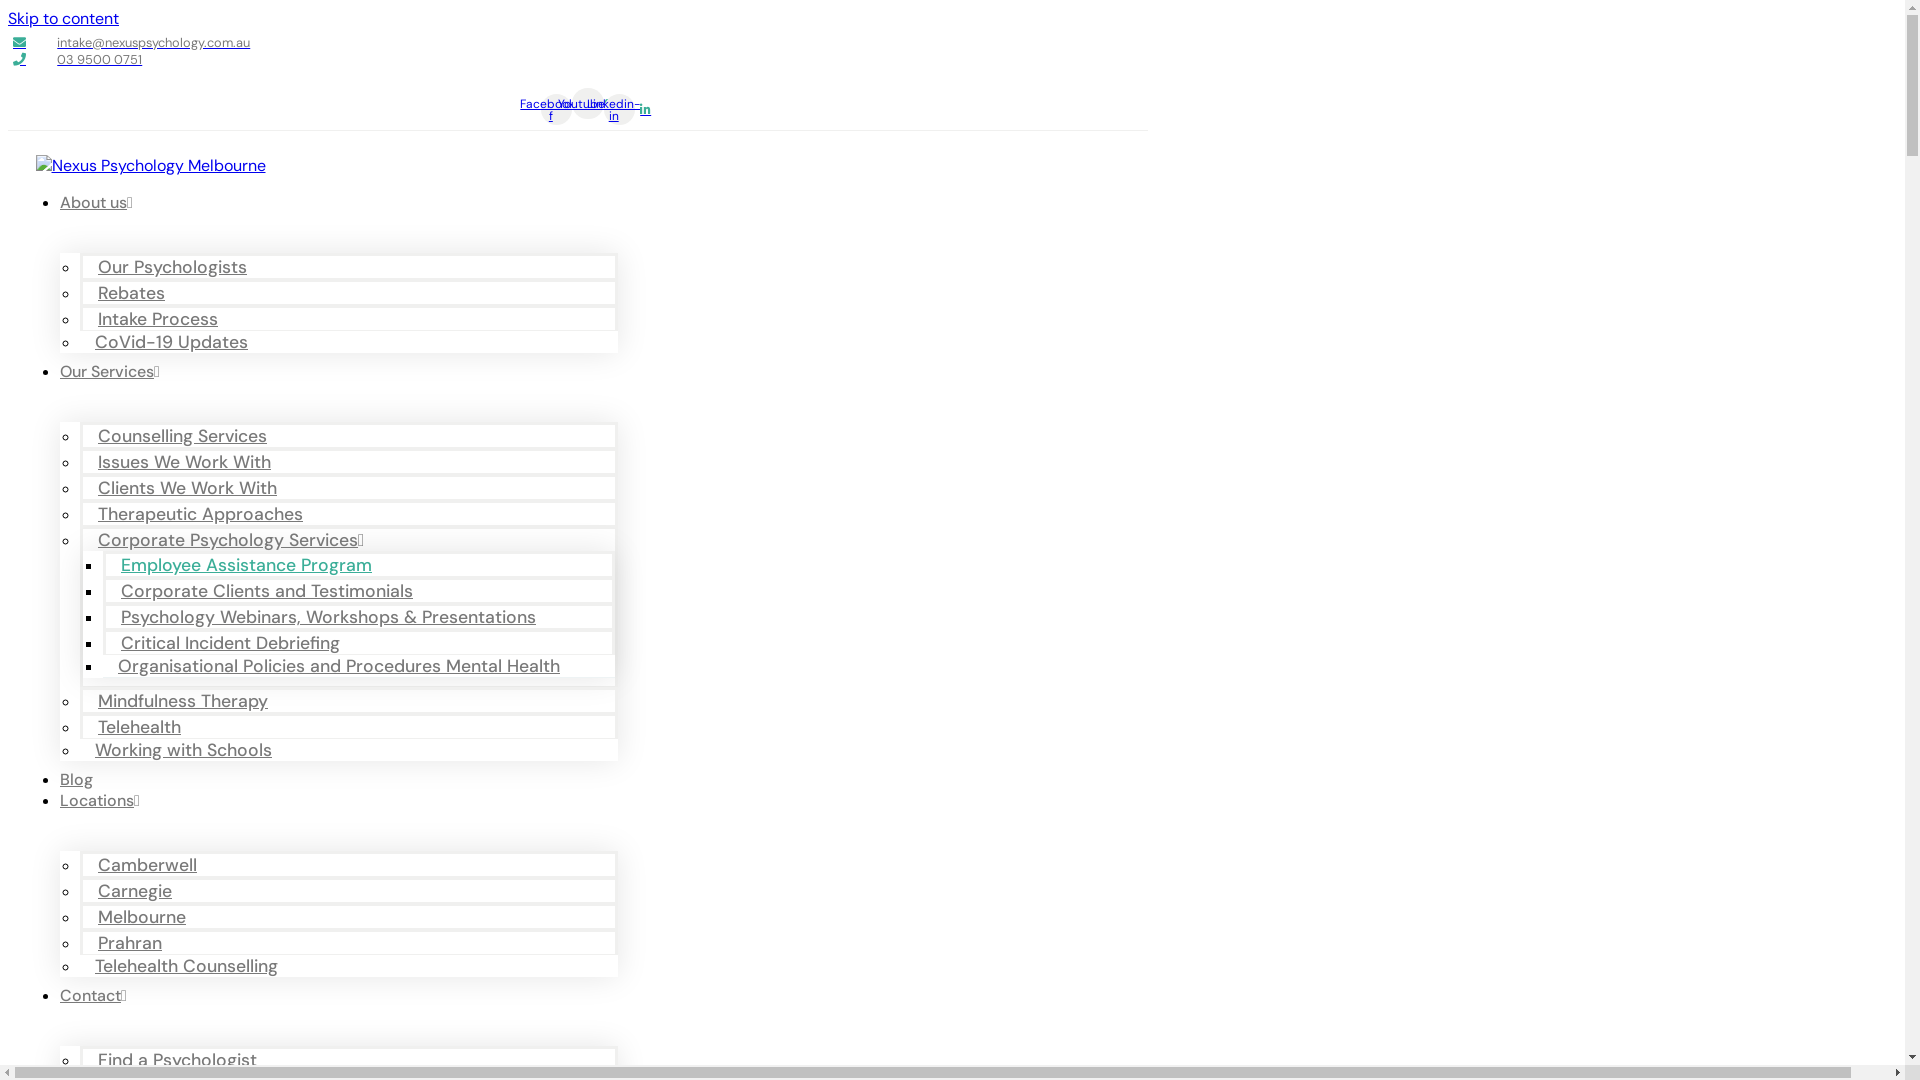  I want to click on 'About us', so click(95, 202).